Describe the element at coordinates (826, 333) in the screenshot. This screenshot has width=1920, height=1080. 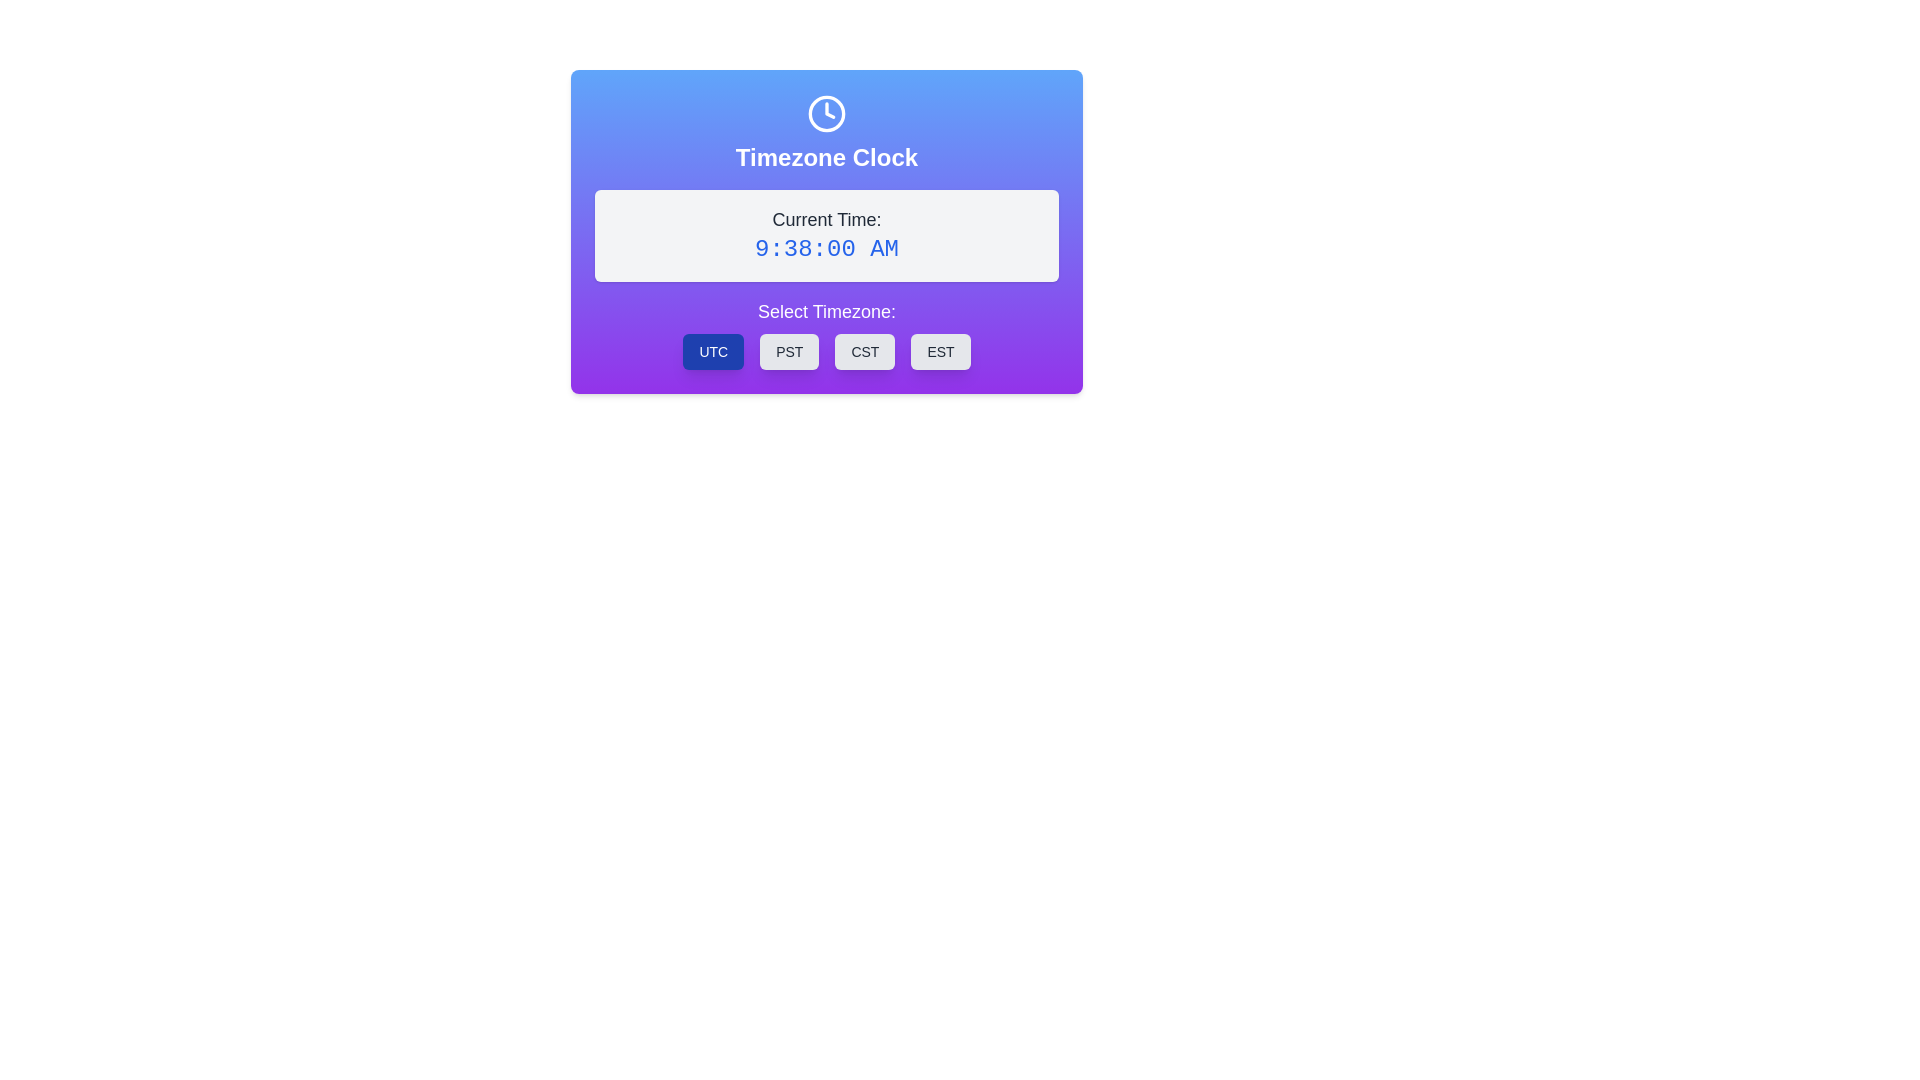
I see `the interactive button within the timezone selection group located in the lower half of the centered card layout` at that location.